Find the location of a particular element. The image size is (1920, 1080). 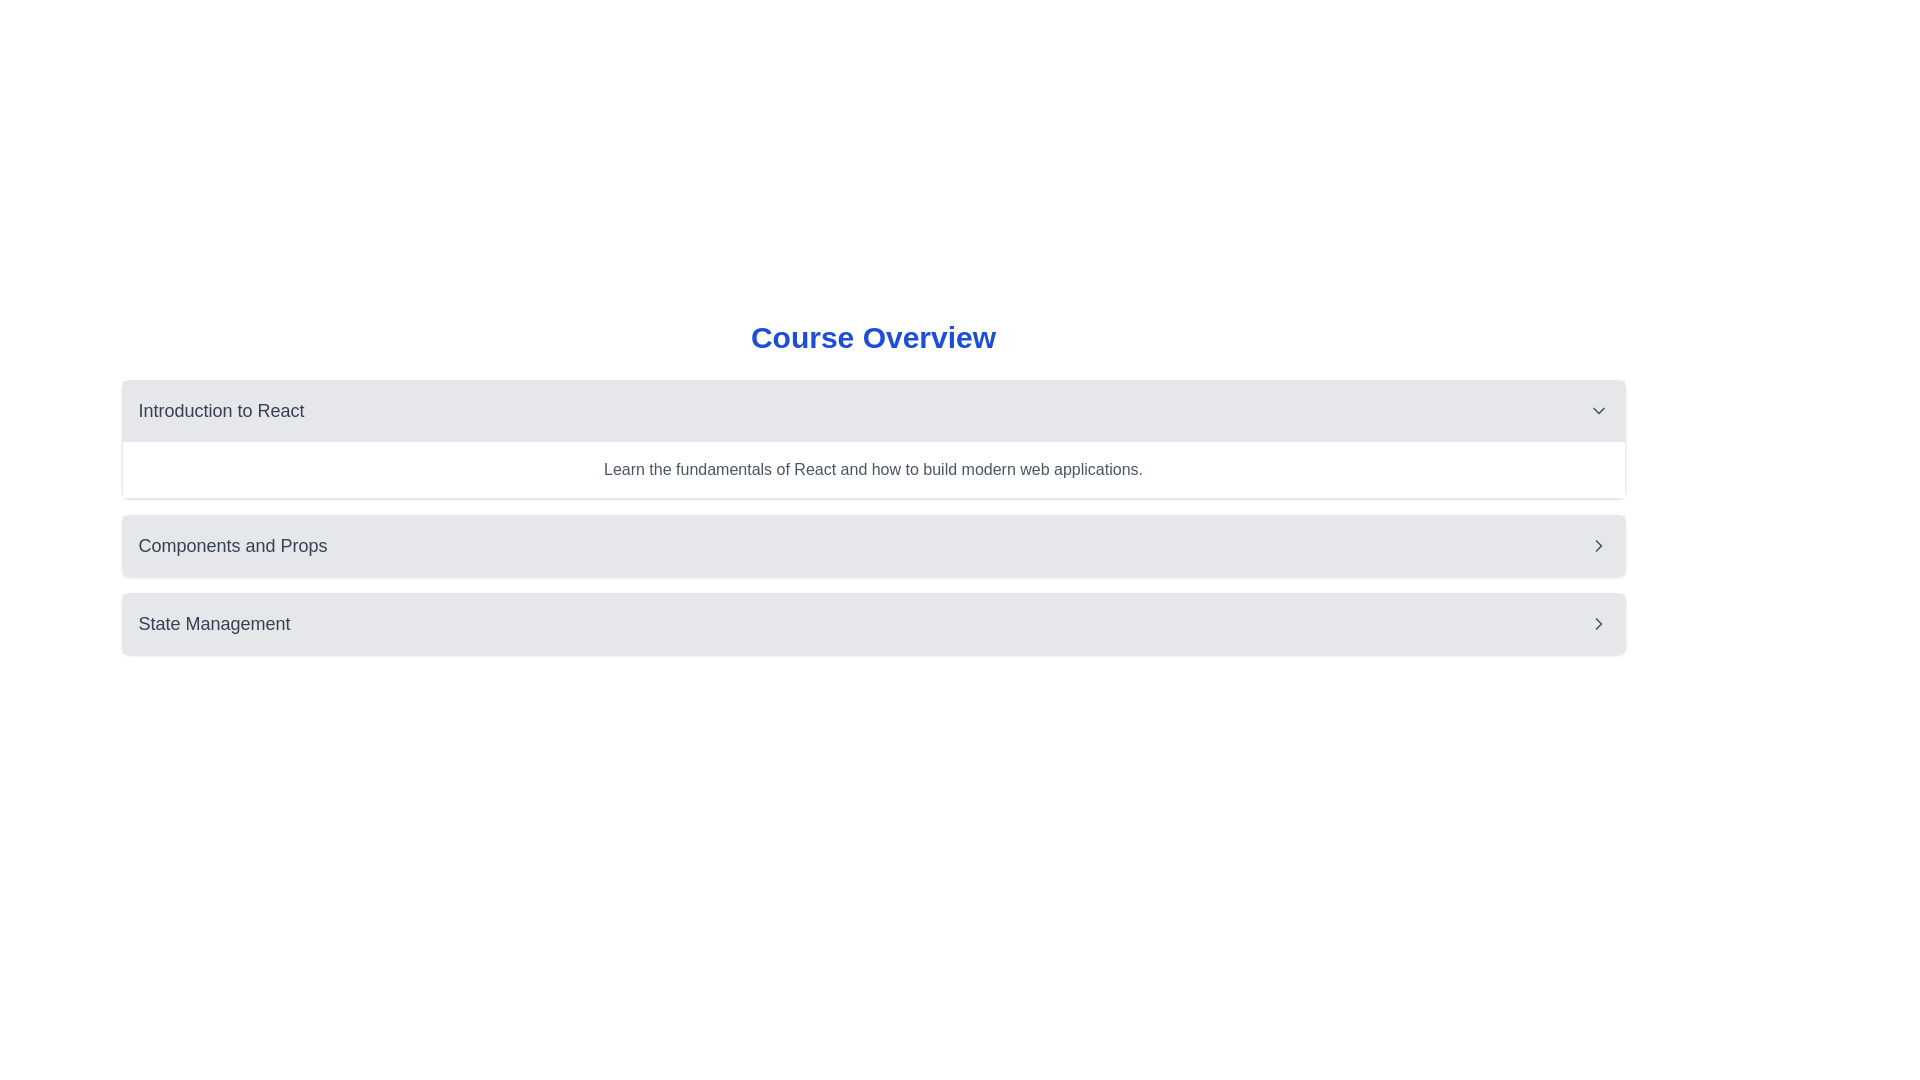

the Interactive List Item displaying 'Components and Props' is located at coordinates (873, 546).